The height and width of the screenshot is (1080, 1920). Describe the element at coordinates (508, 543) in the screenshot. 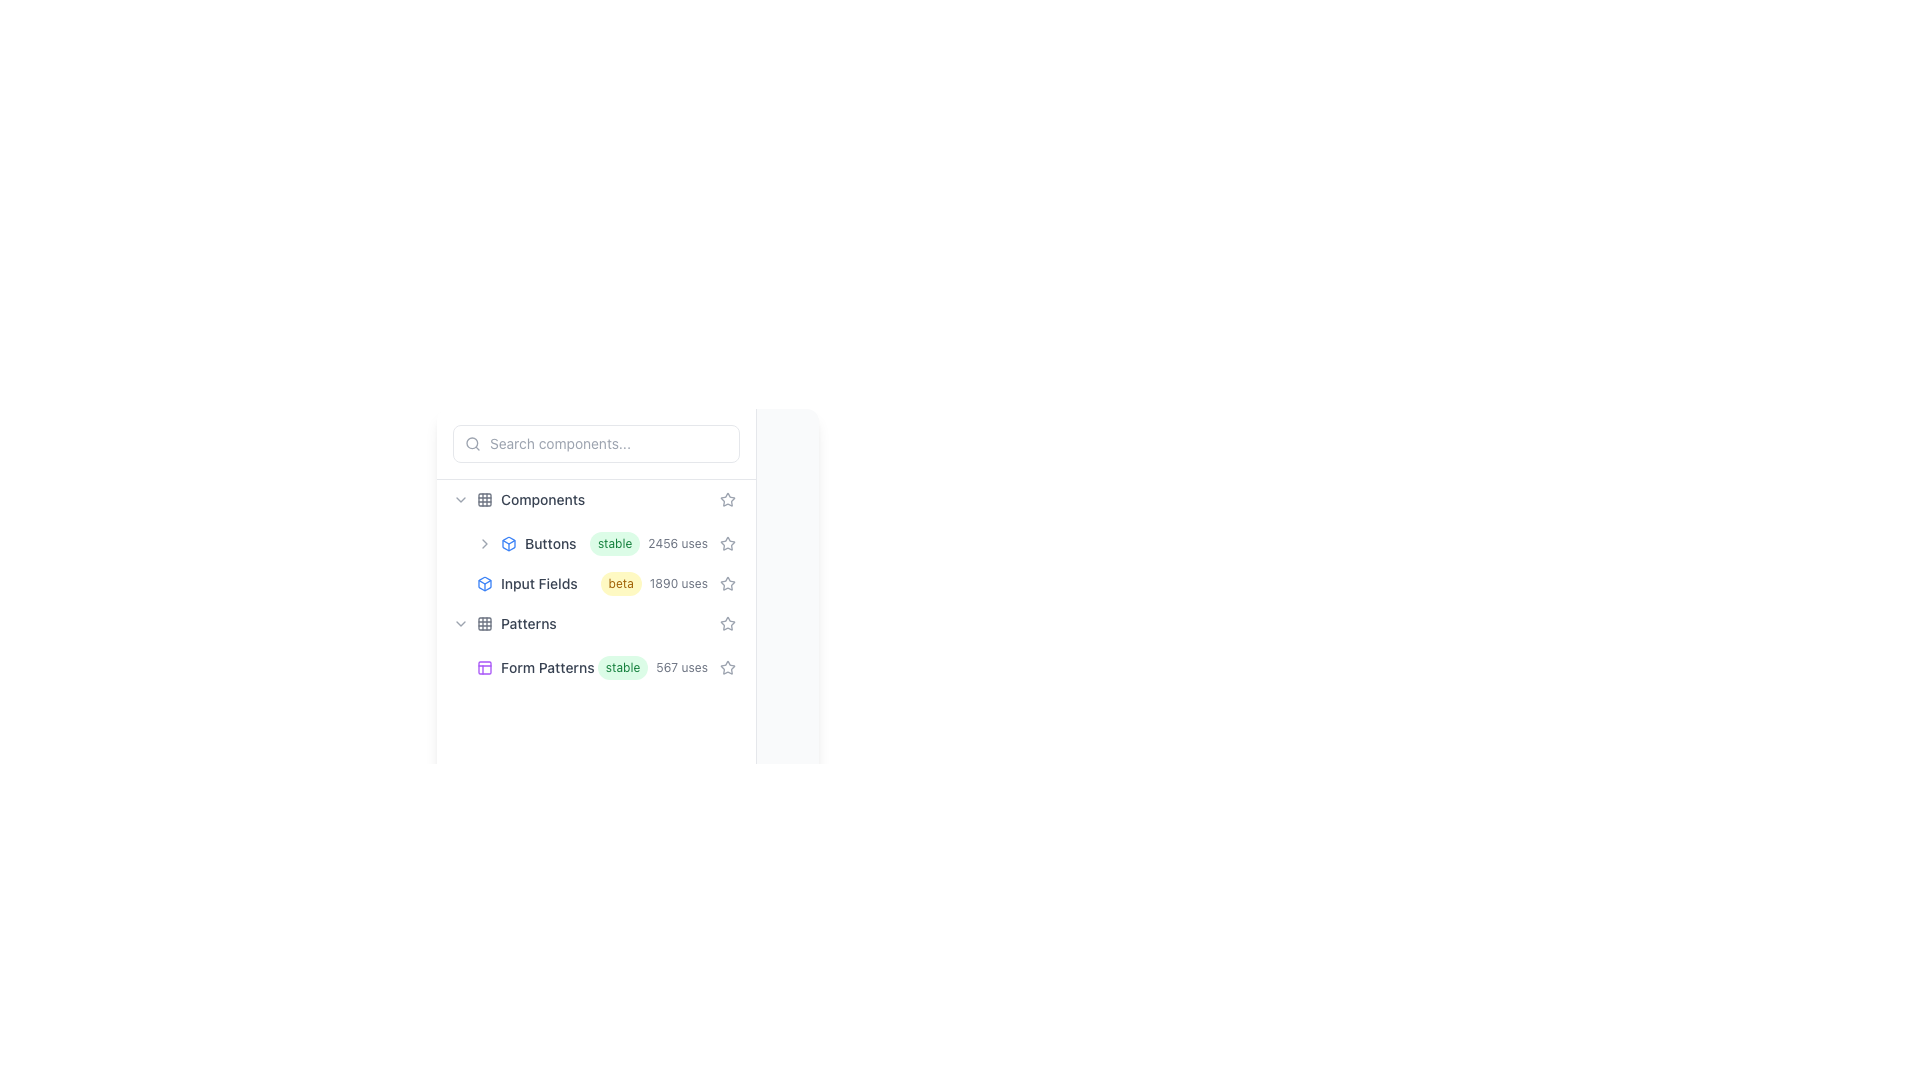

I see `the icon representing the 'Buttons' section located slightly to the left of the 'Buttons' label in the left side navigation section to interact with it` at that location.